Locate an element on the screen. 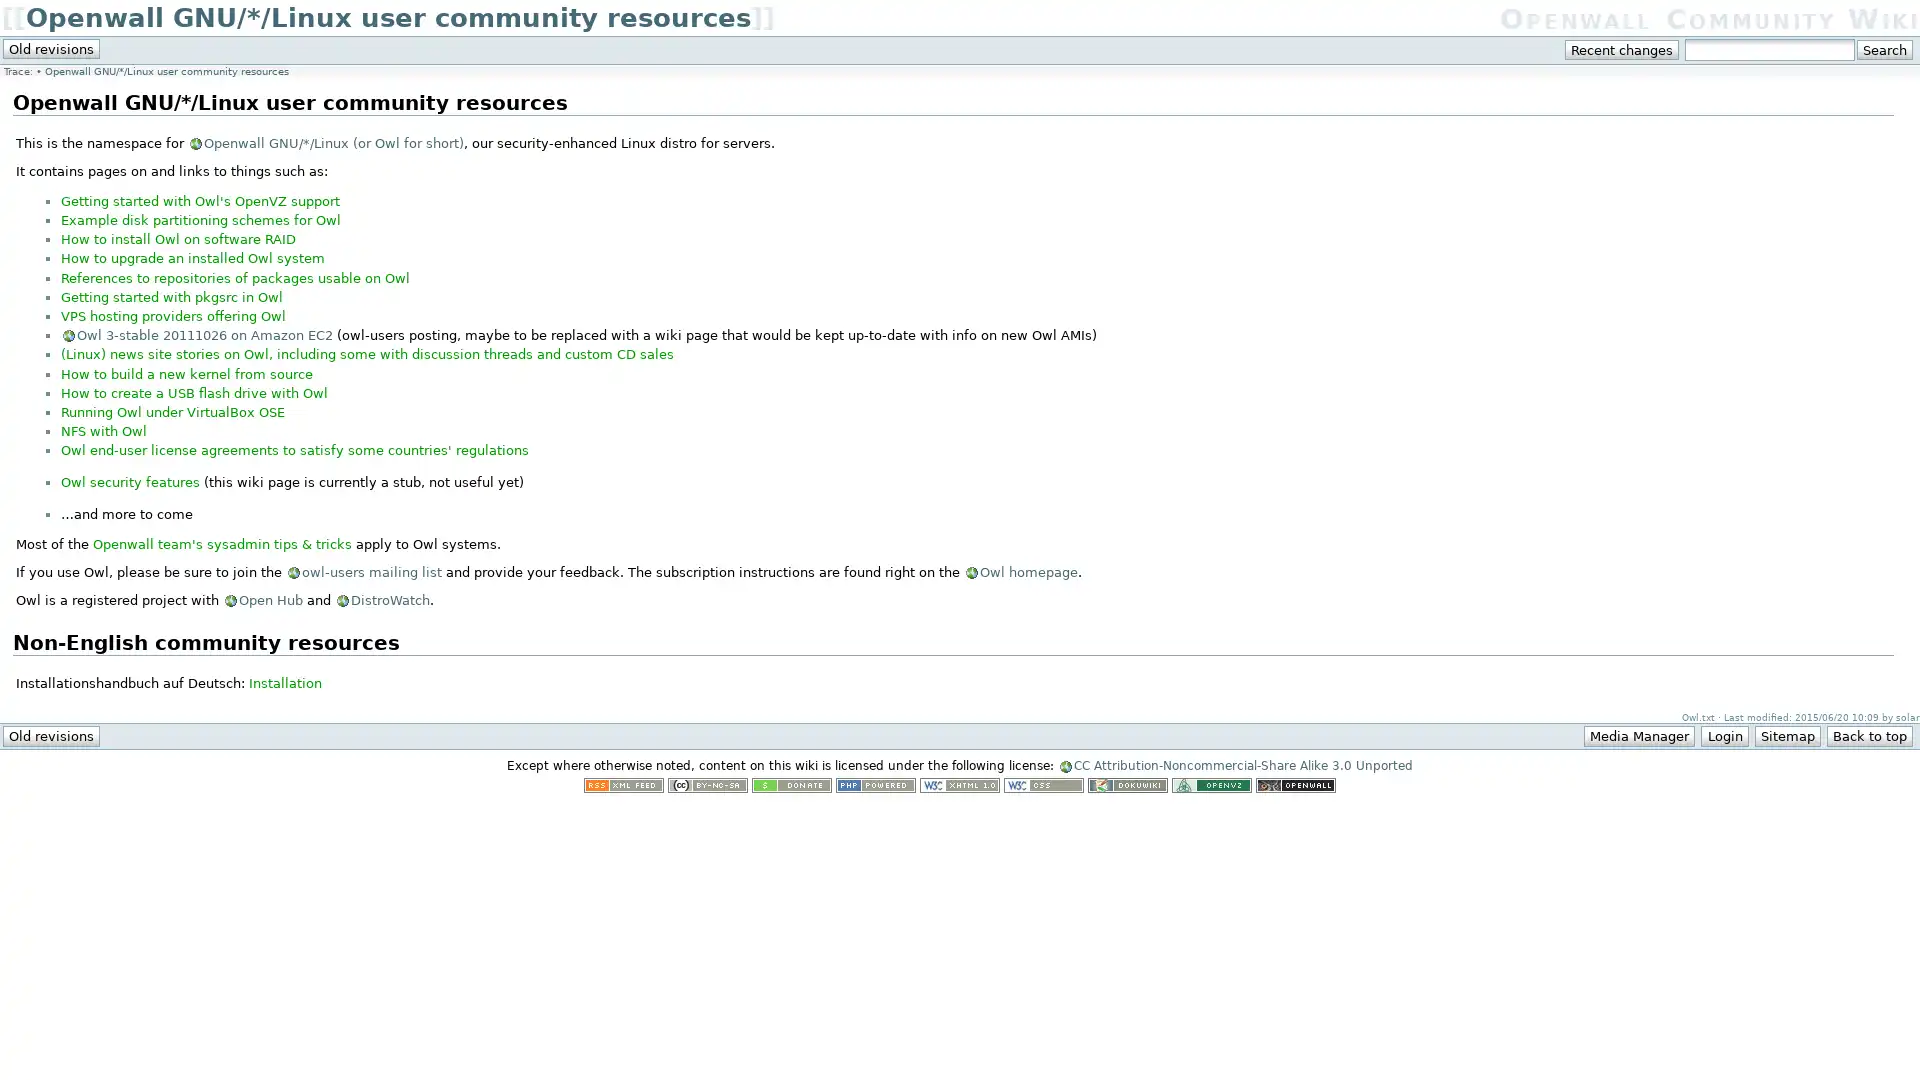 The width and height of the screenshot is (1920, 1080). Sitemap is located at coordinates (1786, 736).